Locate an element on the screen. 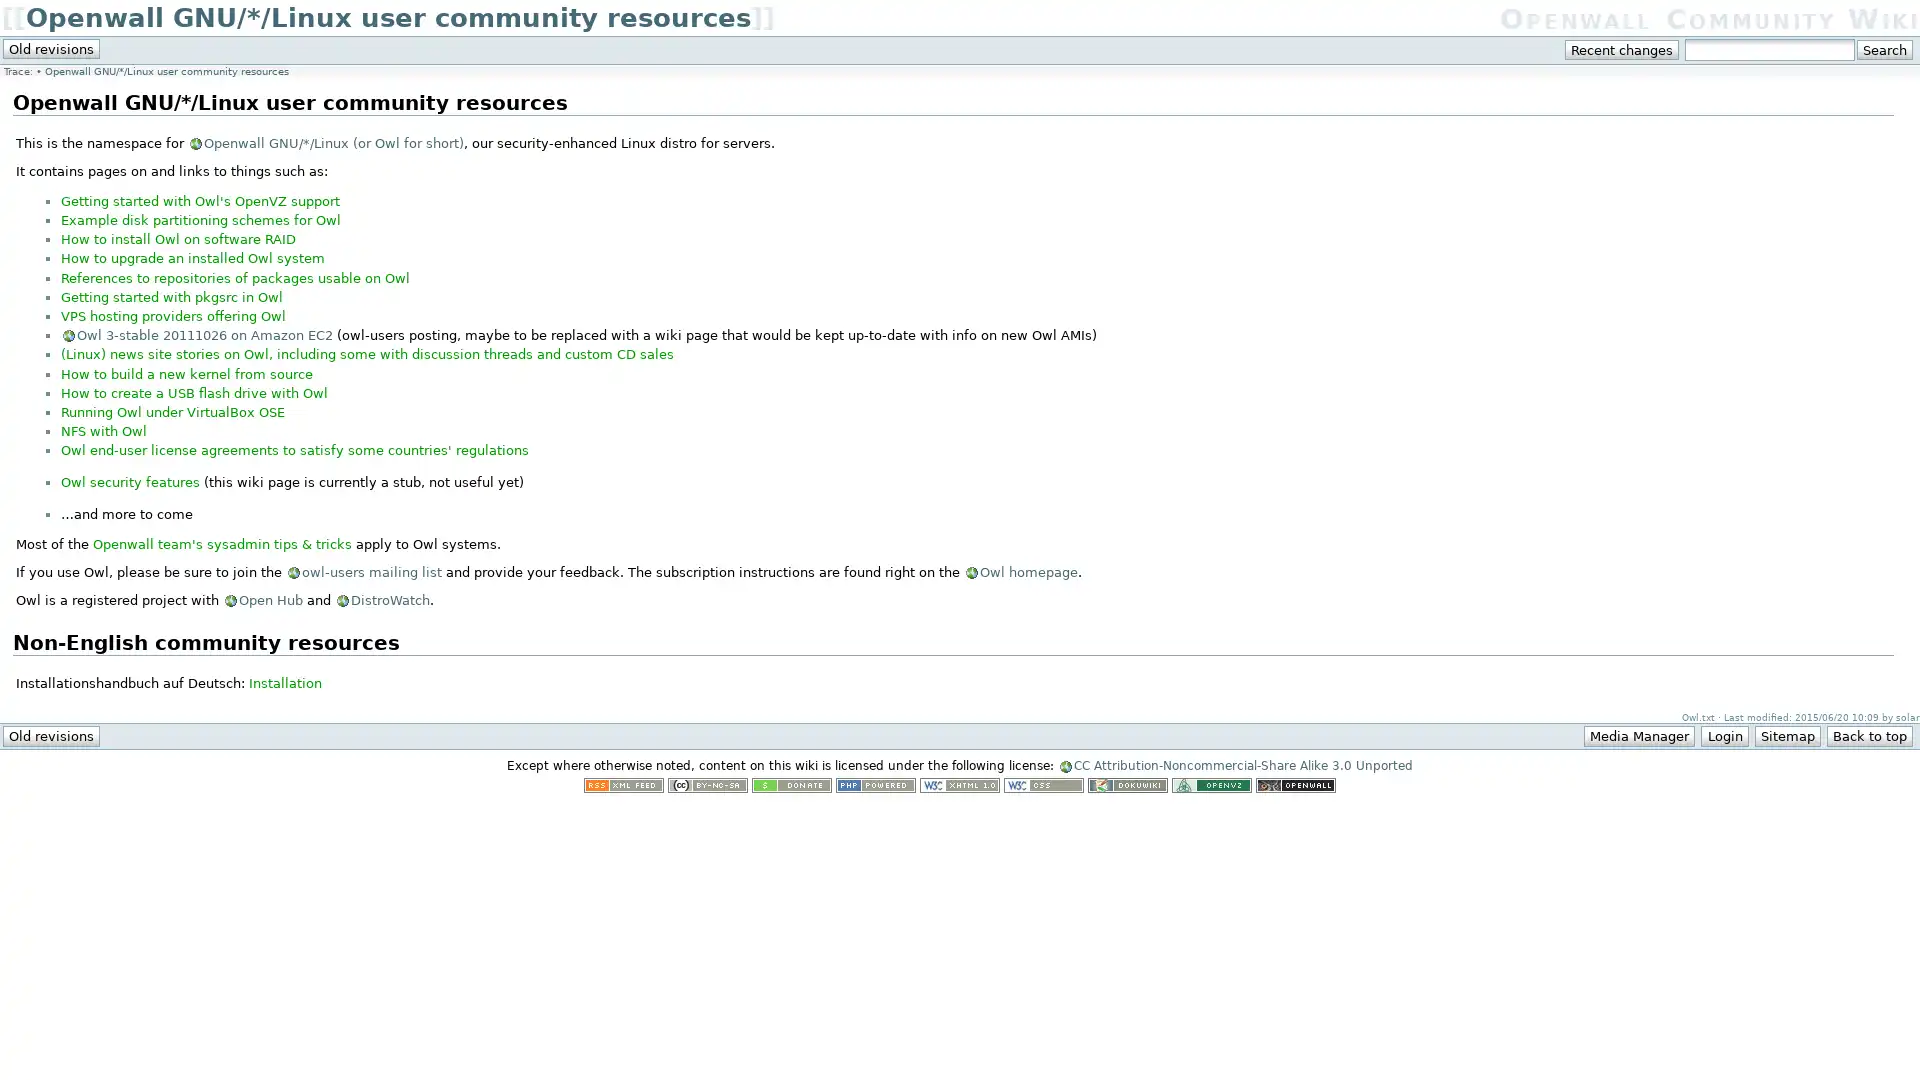 The width and height of the screenshot is (1920, 1080). Sitemap is located at coordinates (1786, 736).